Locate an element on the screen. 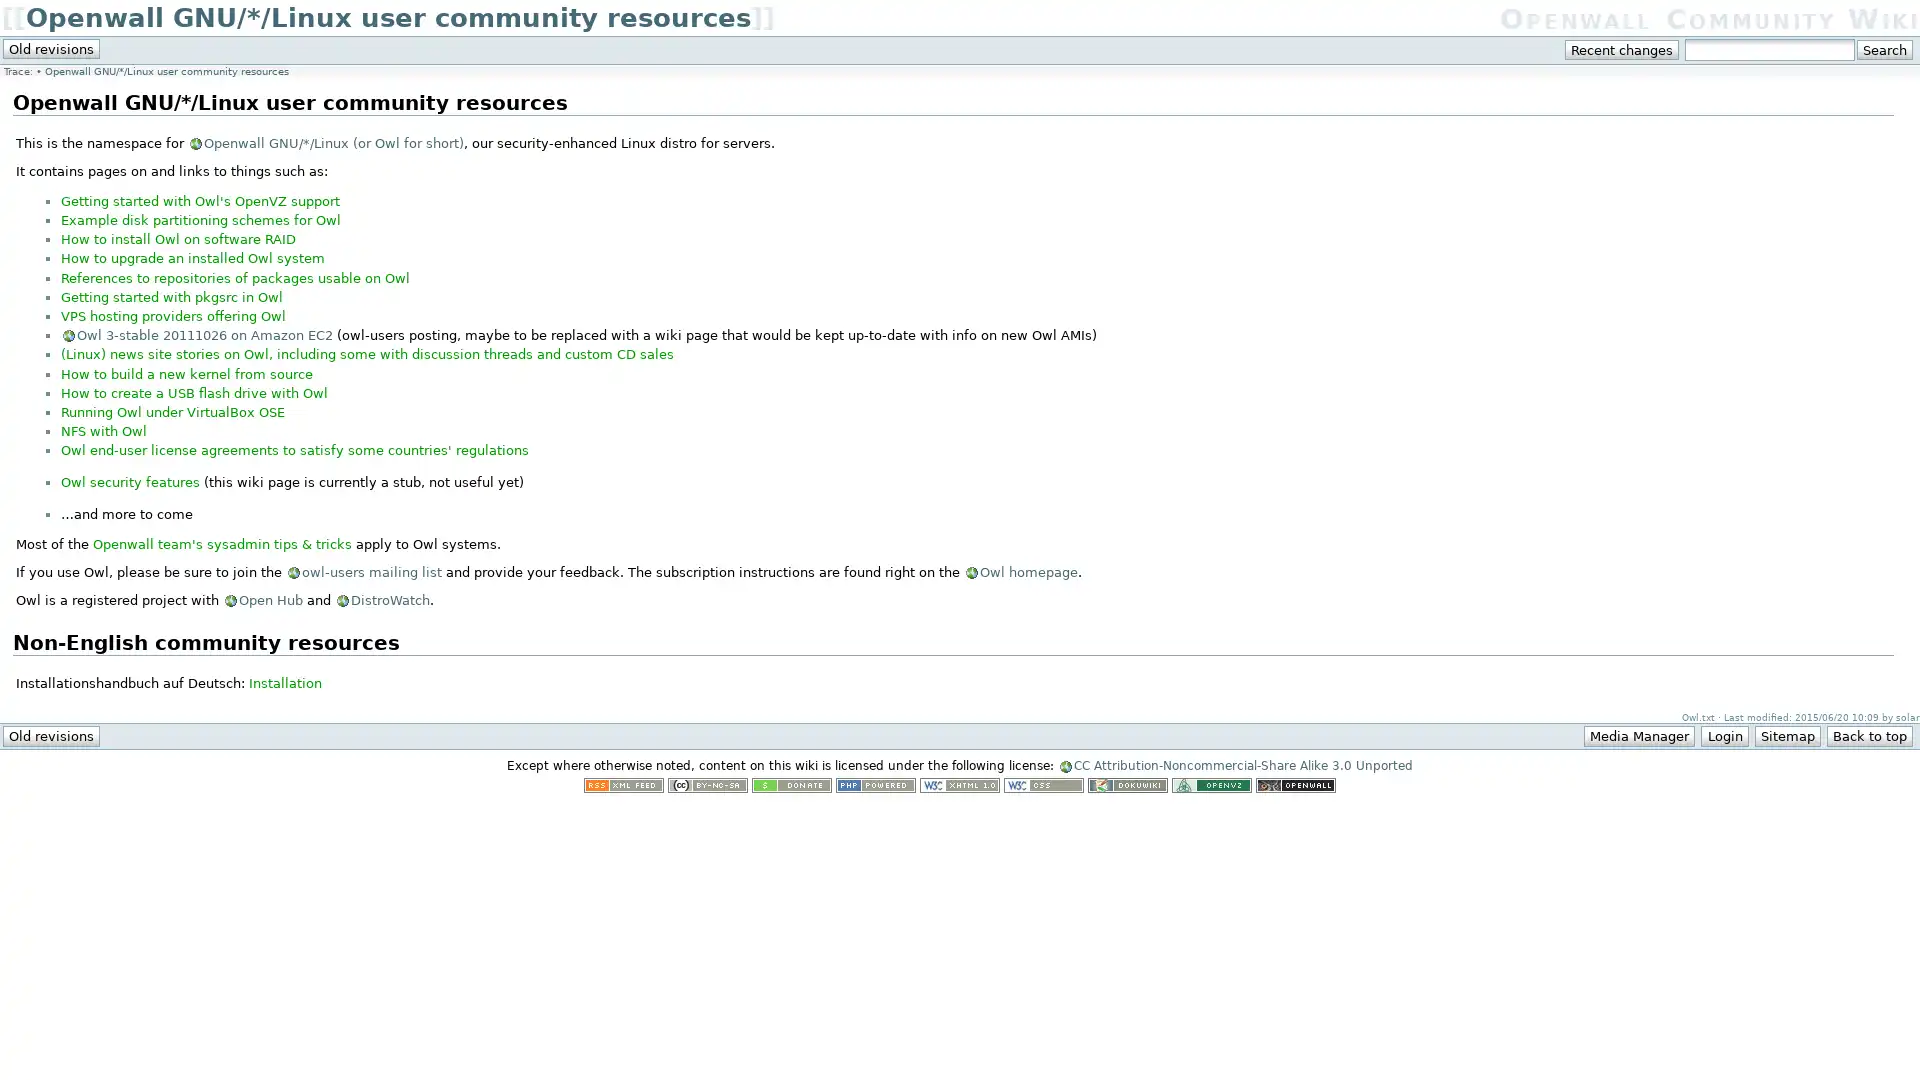 The width and height of the screenshot is (1920, 1080). Sitemap is located at coordinates (1786, 736).